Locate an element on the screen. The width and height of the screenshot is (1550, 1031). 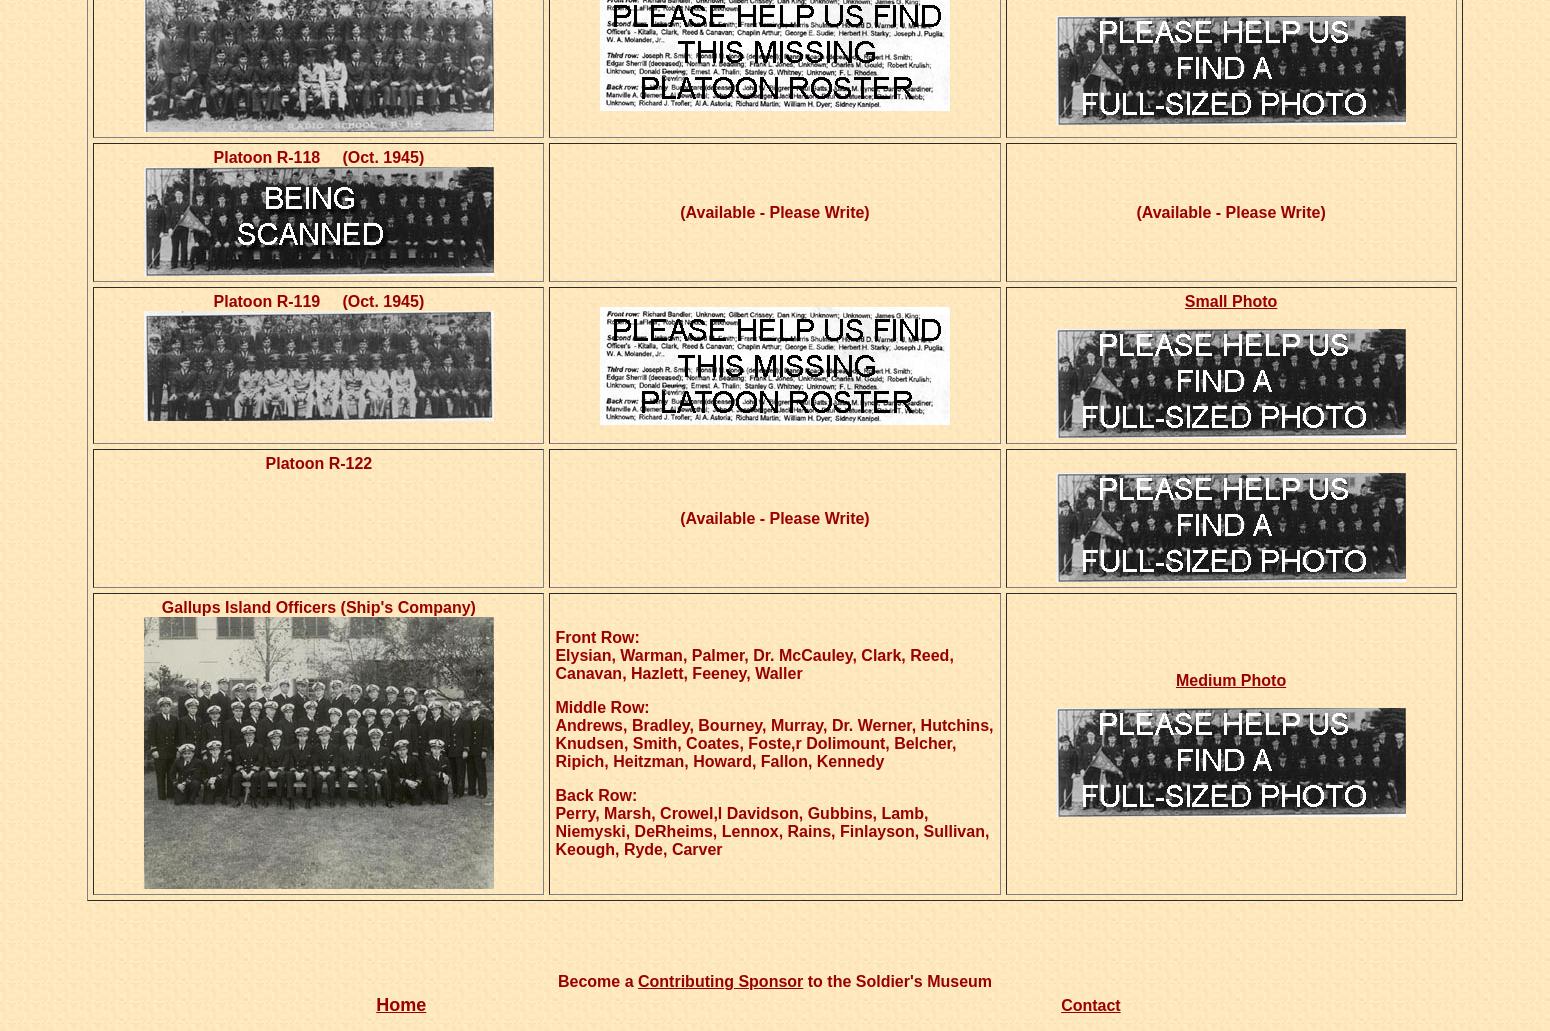
'Middle Row:' is located at coordinates (602, 707).